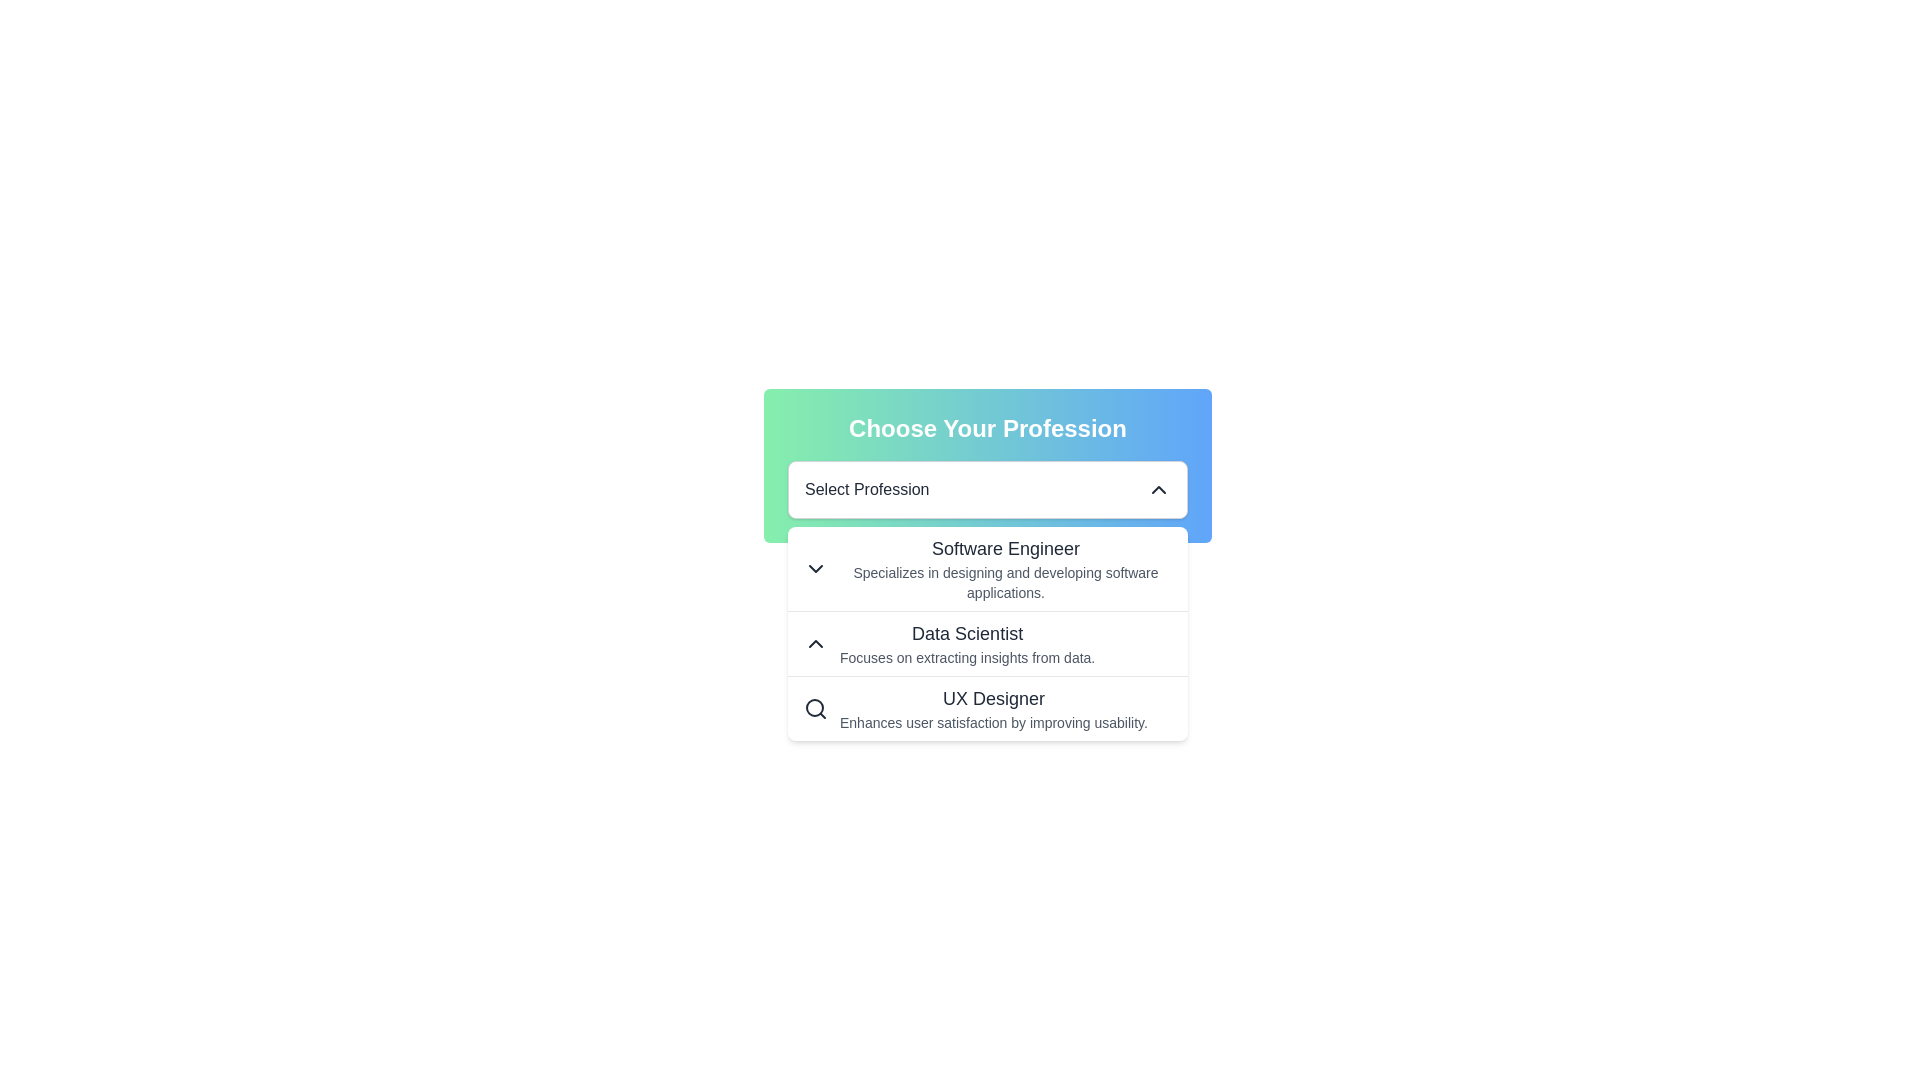 Image resolution: width=1920 pixels, height=1080 pixels. I want to click on the second list item in the dropdown menu titled 'Data Scientist', so click(988, 644).